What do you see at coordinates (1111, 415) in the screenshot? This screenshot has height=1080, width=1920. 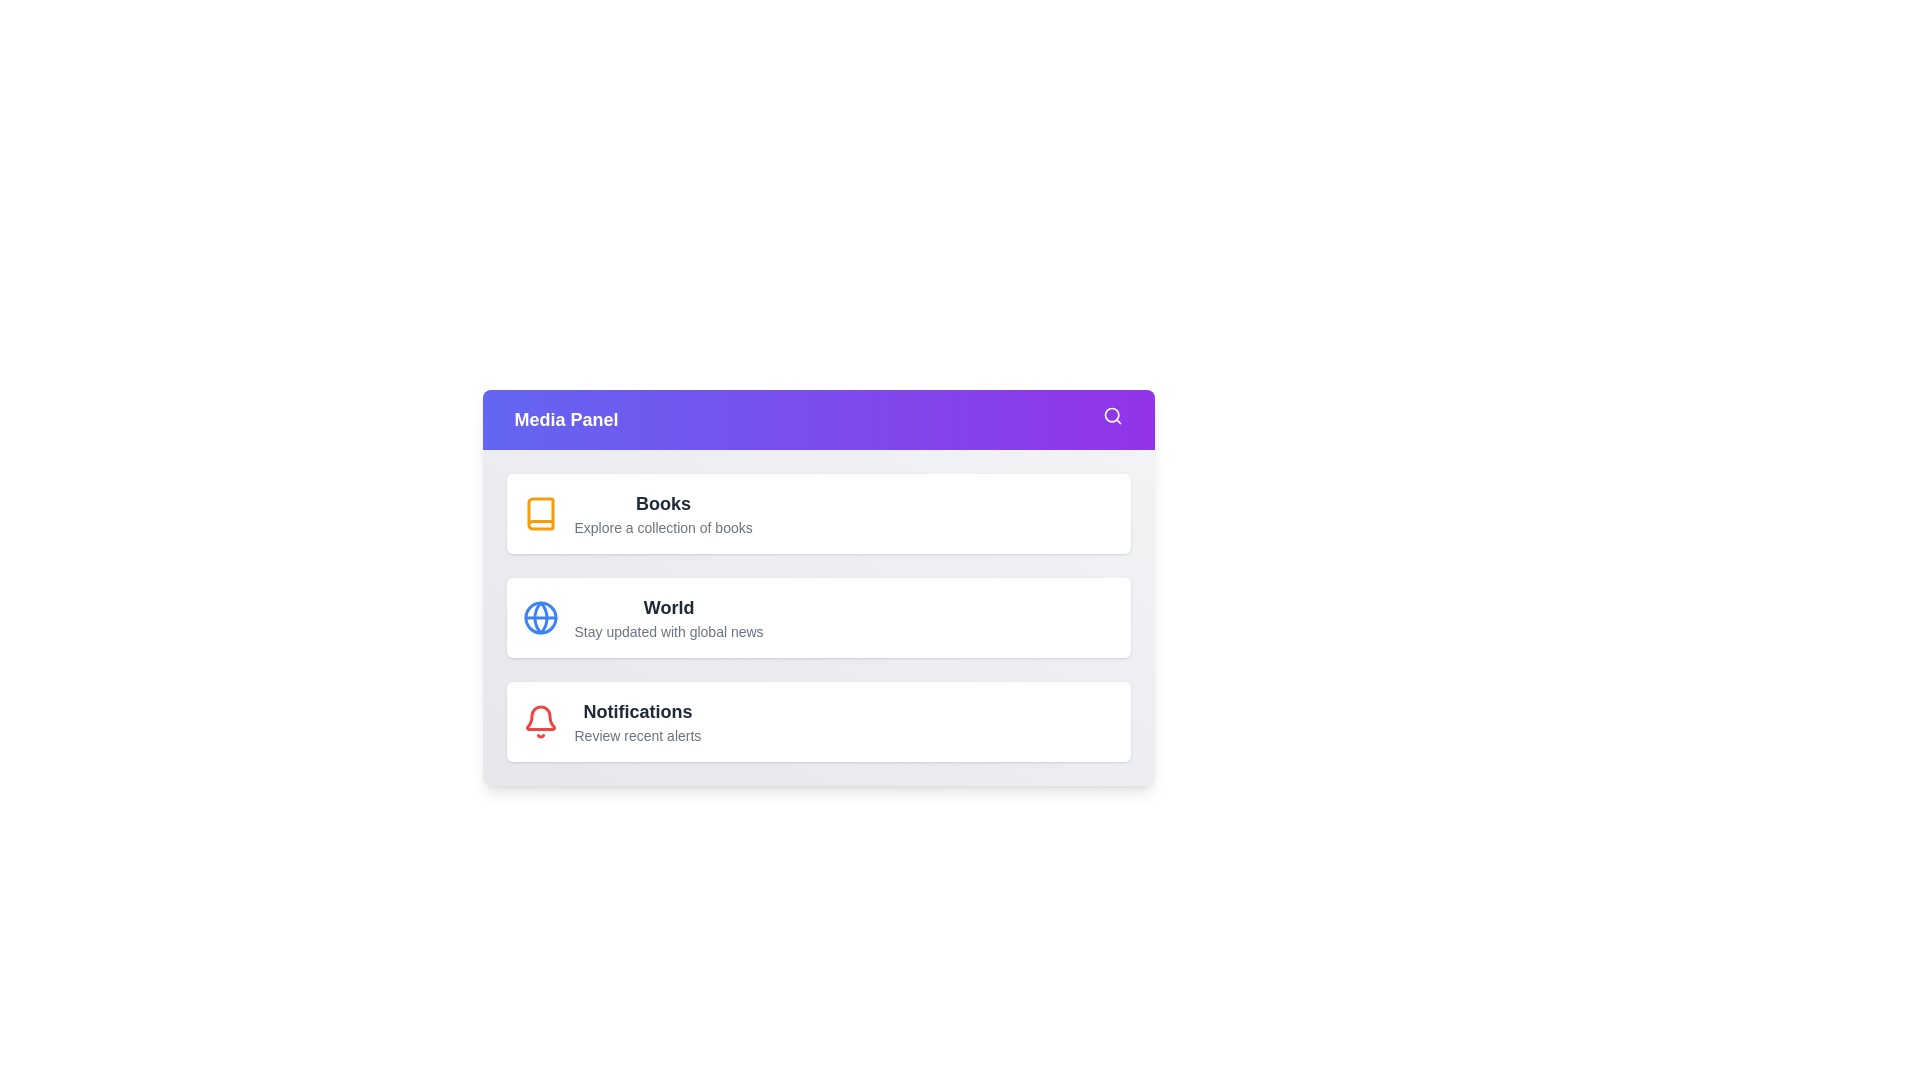 I see `the search icon in the Media Panel` at bounding box center [1111, 415].